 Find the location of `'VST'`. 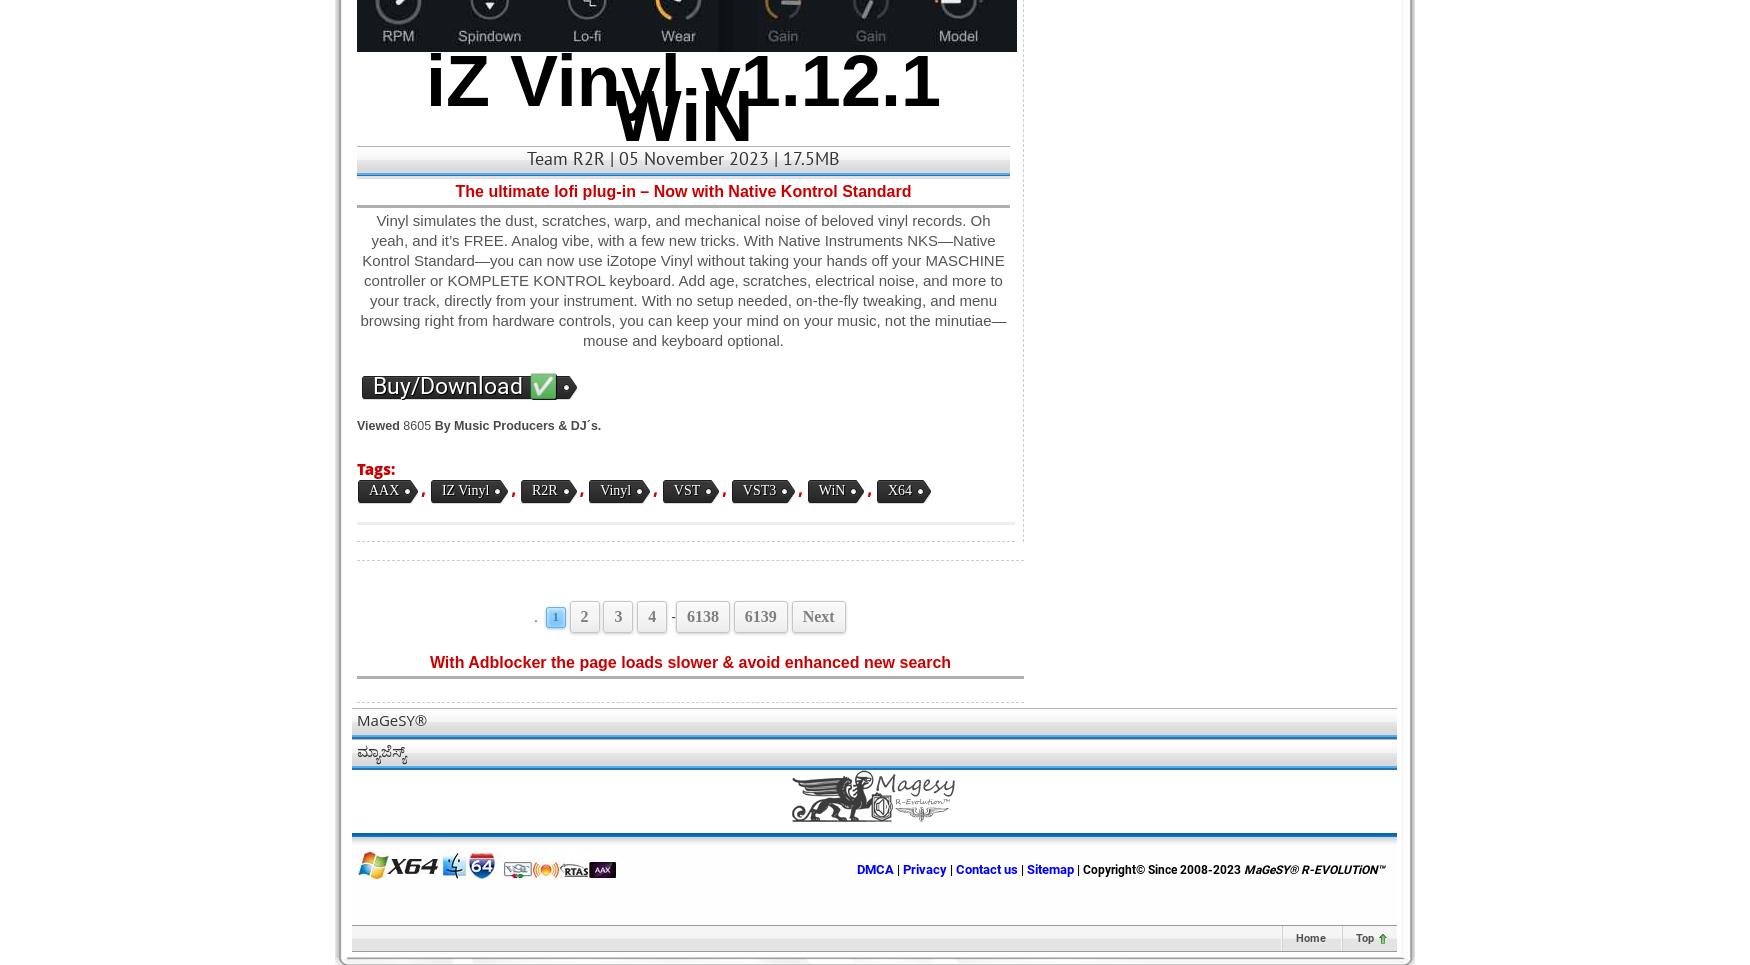

'VST' is located at coordinates (685, 490).